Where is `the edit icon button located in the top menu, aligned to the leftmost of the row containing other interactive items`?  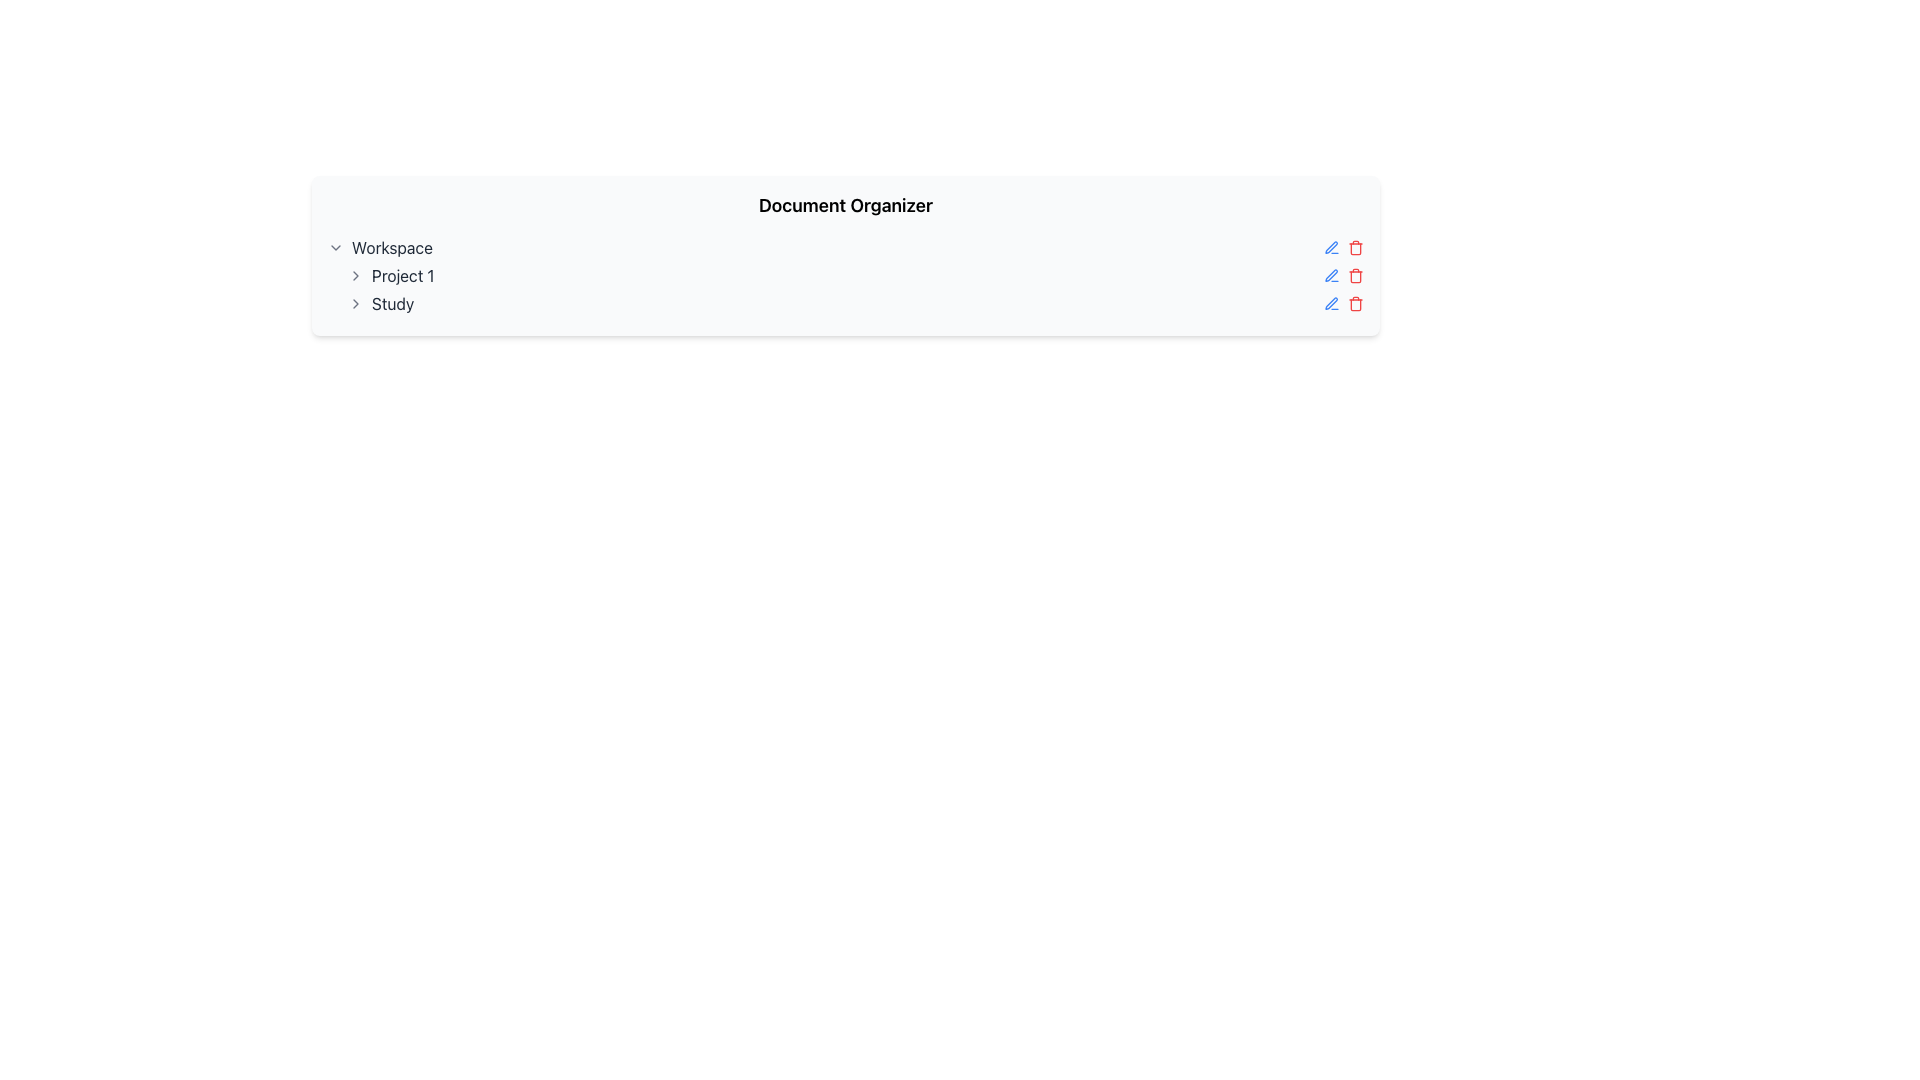
the edit icon button located in the top menu, aligned to the leftmost of the row containing other interactive items is located at coordinates (1331, 246).